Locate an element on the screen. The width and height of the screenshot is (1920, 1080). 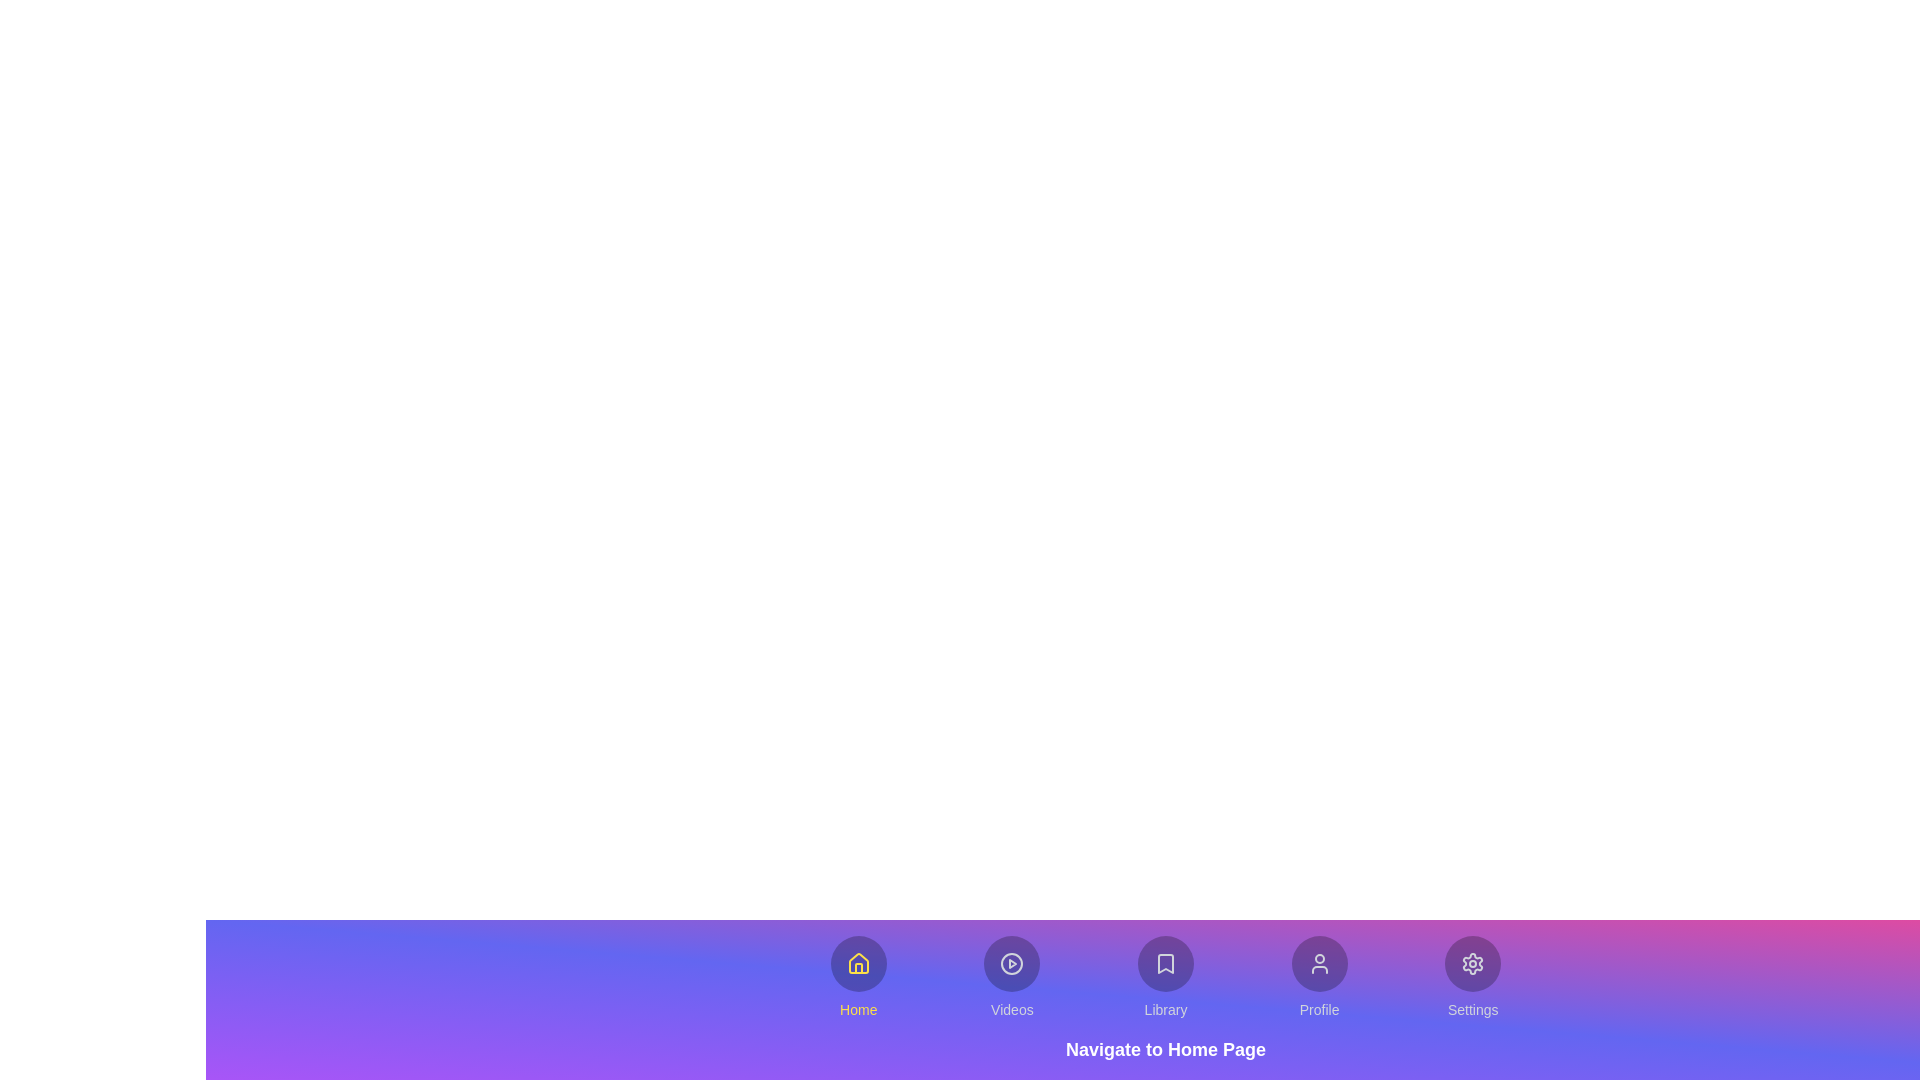
the button labeled Videos to explore its hover effects is located at coordinates (1012, 977).